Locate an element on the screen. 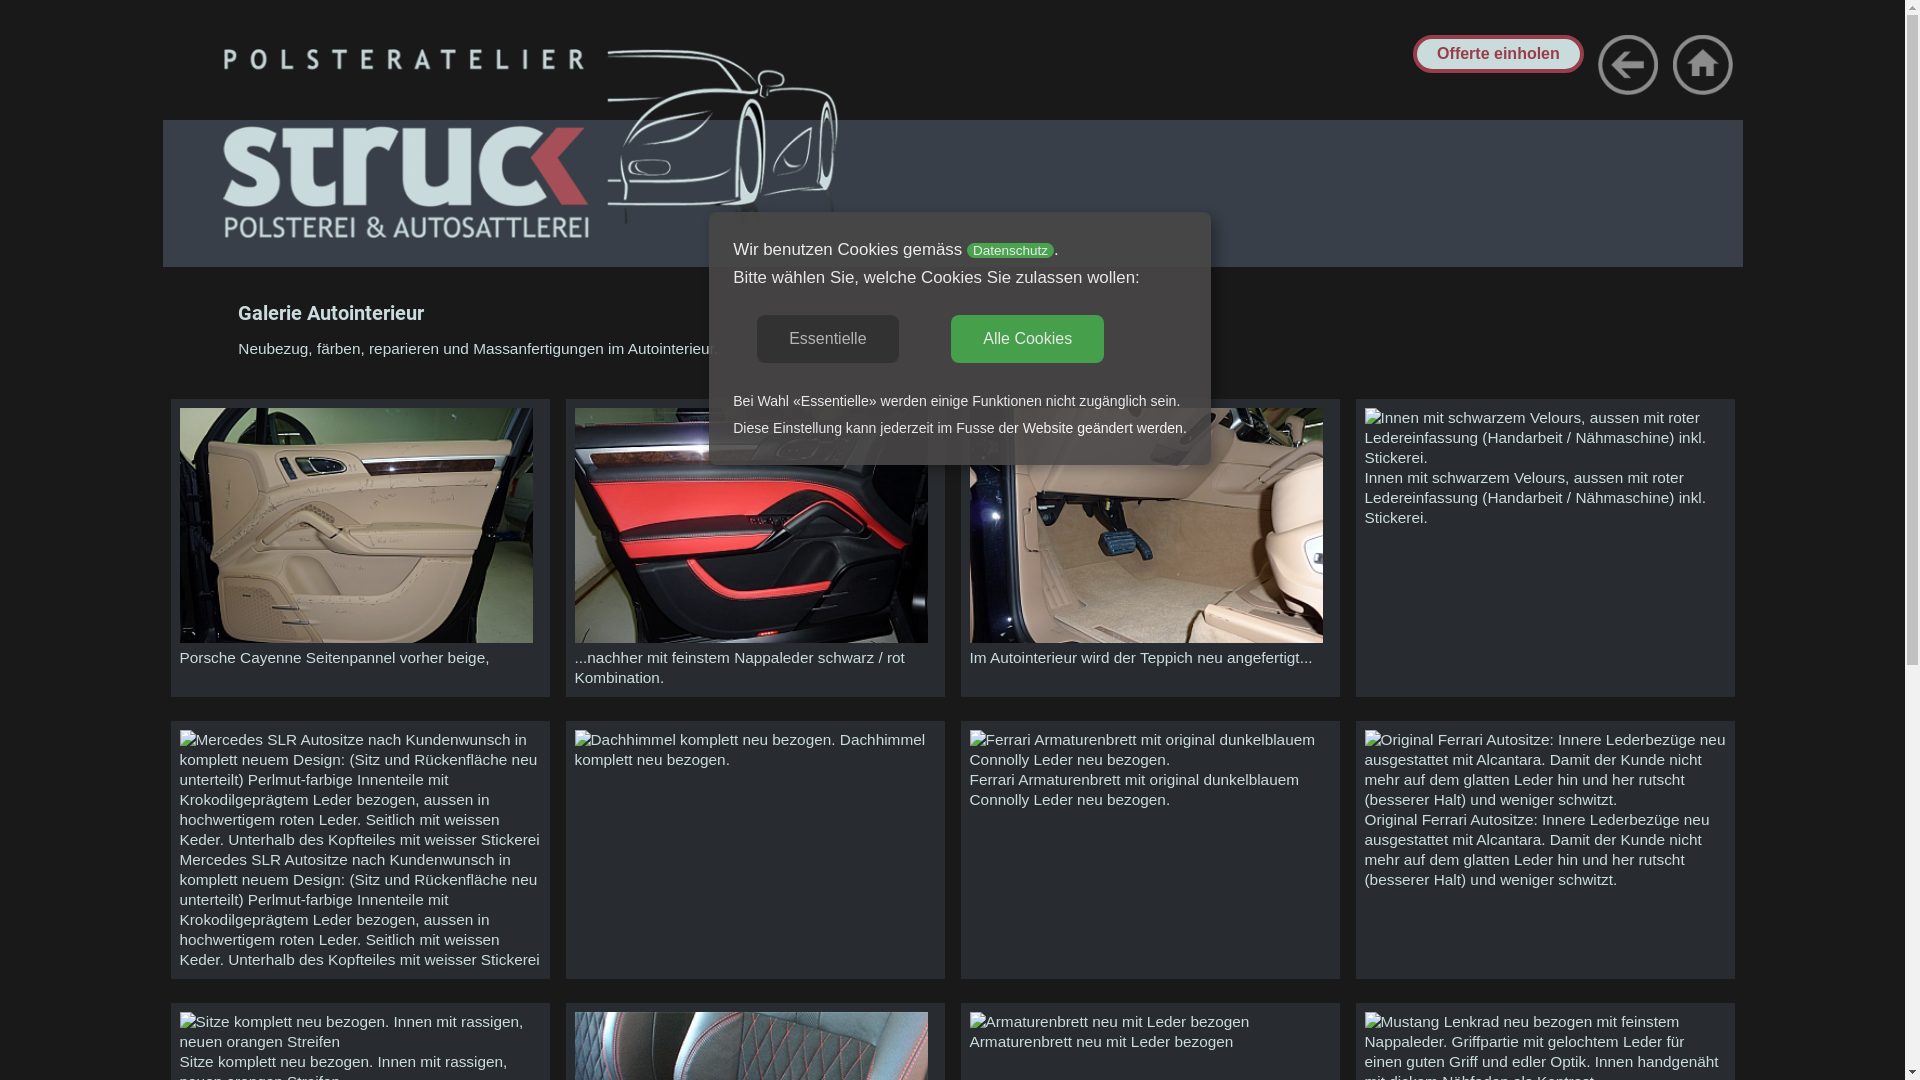  'Porsche Cayenne Seitenpannel vorher beige,' is located at coordinates (356, 524).